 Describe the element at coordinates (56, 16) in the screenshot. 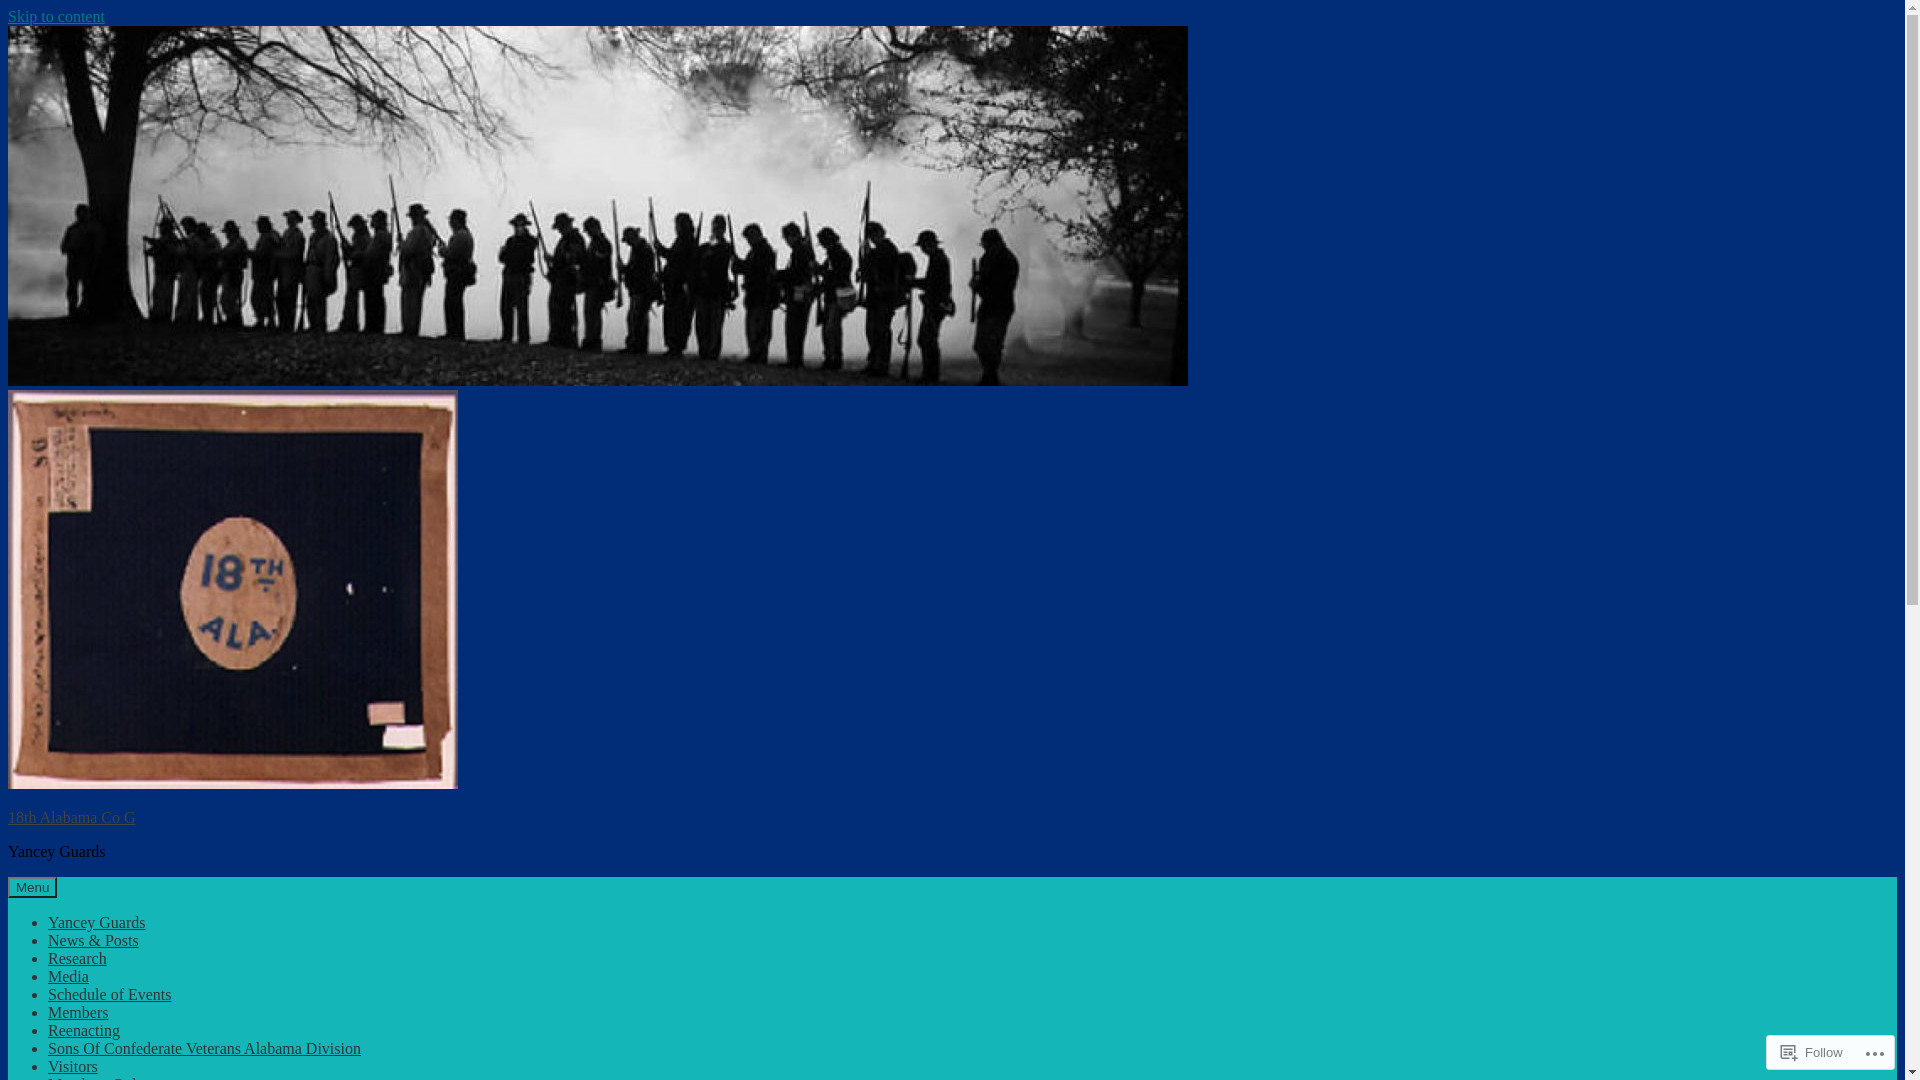

I see `'Skip to content'` at that location.